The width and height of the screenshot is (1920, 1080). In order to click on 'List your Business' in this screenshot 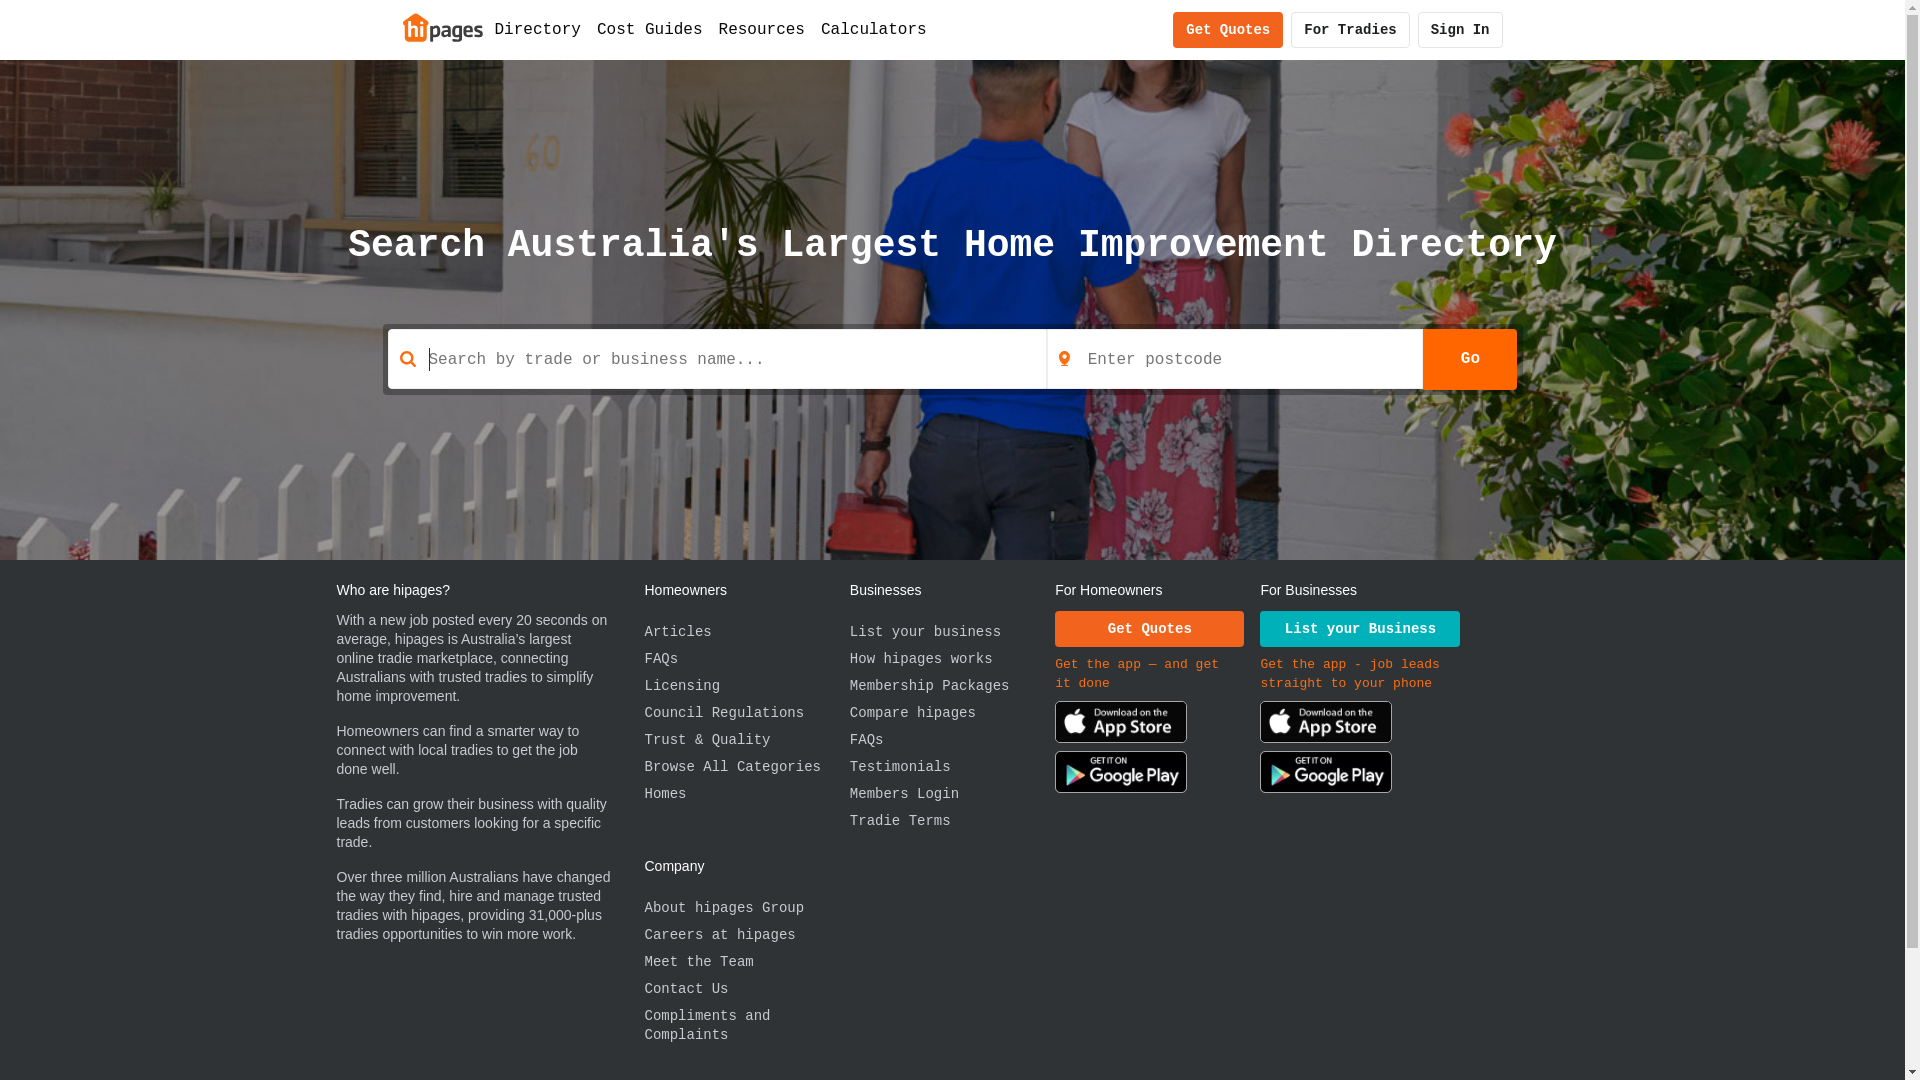, I will do `click(1359, 627)`.